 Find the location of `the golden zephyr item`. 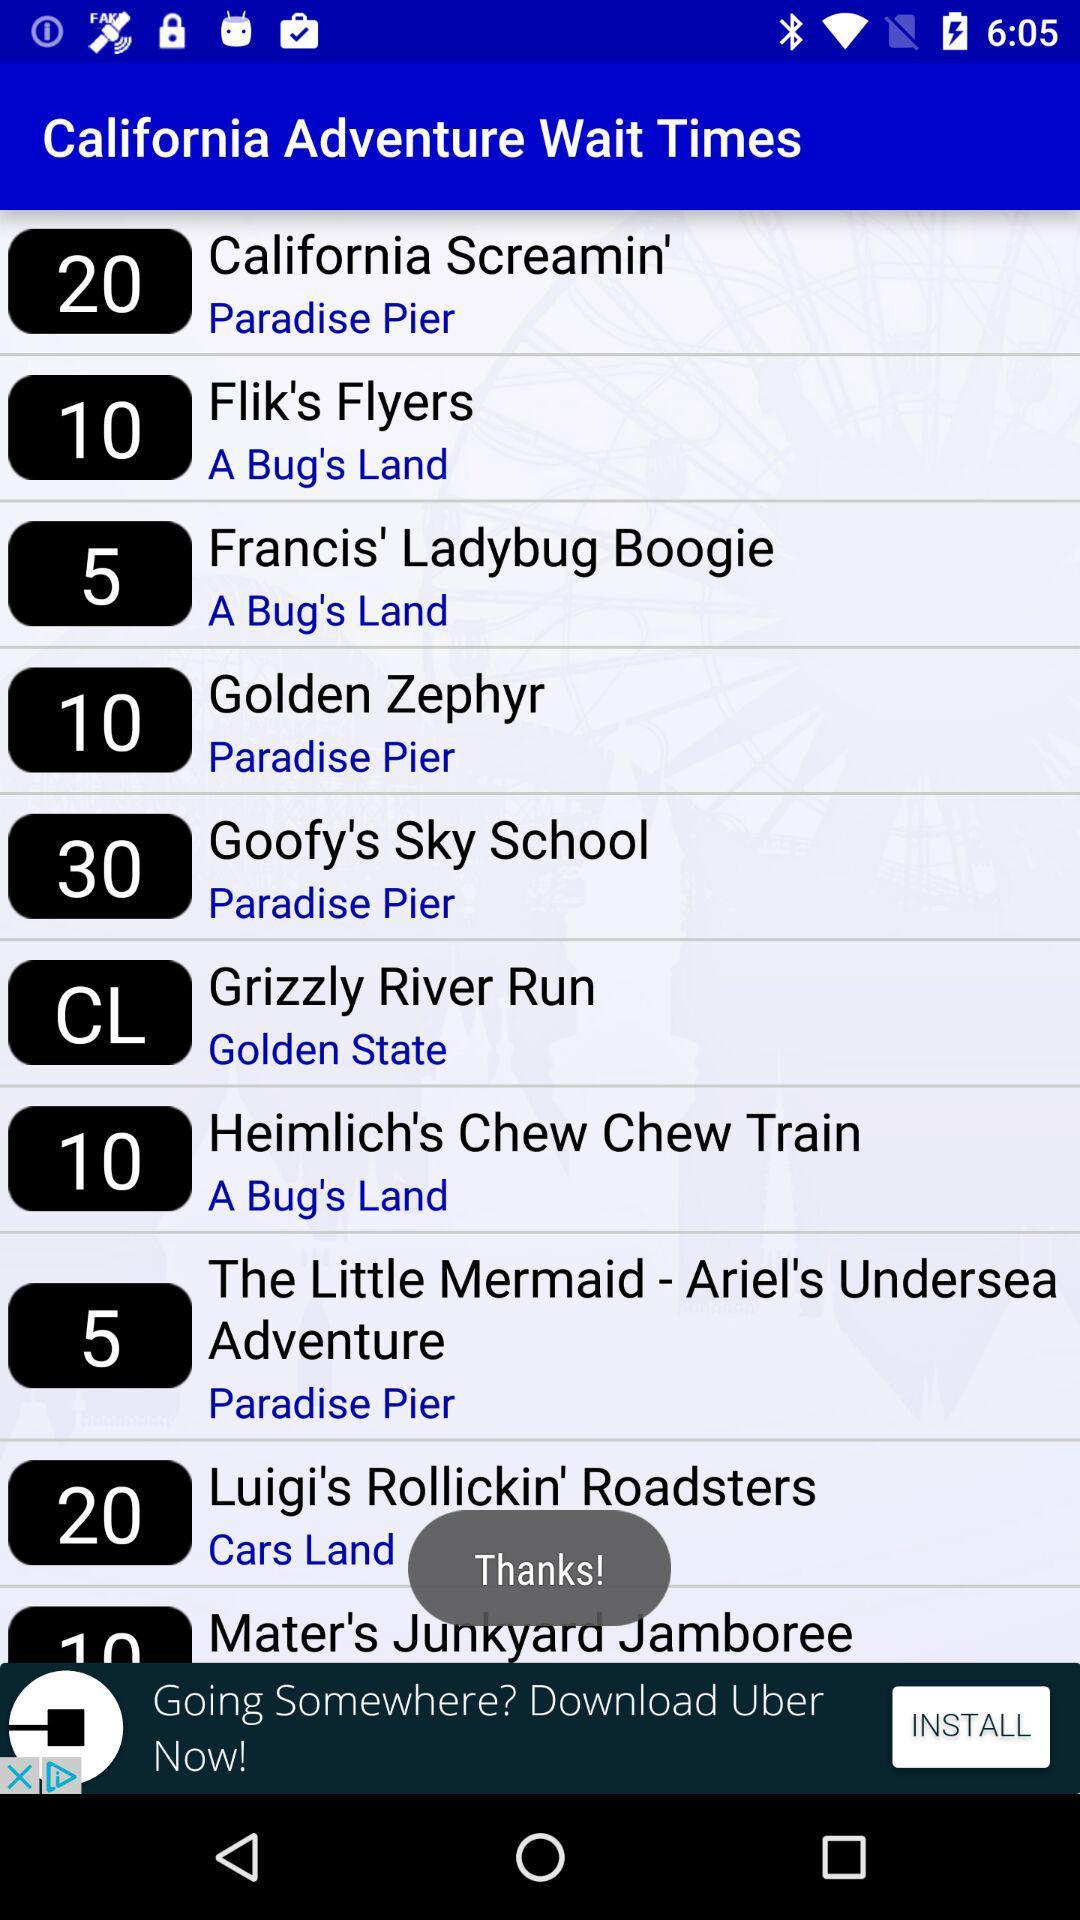

the golden zephyr item is located at coordinates (376, 691).